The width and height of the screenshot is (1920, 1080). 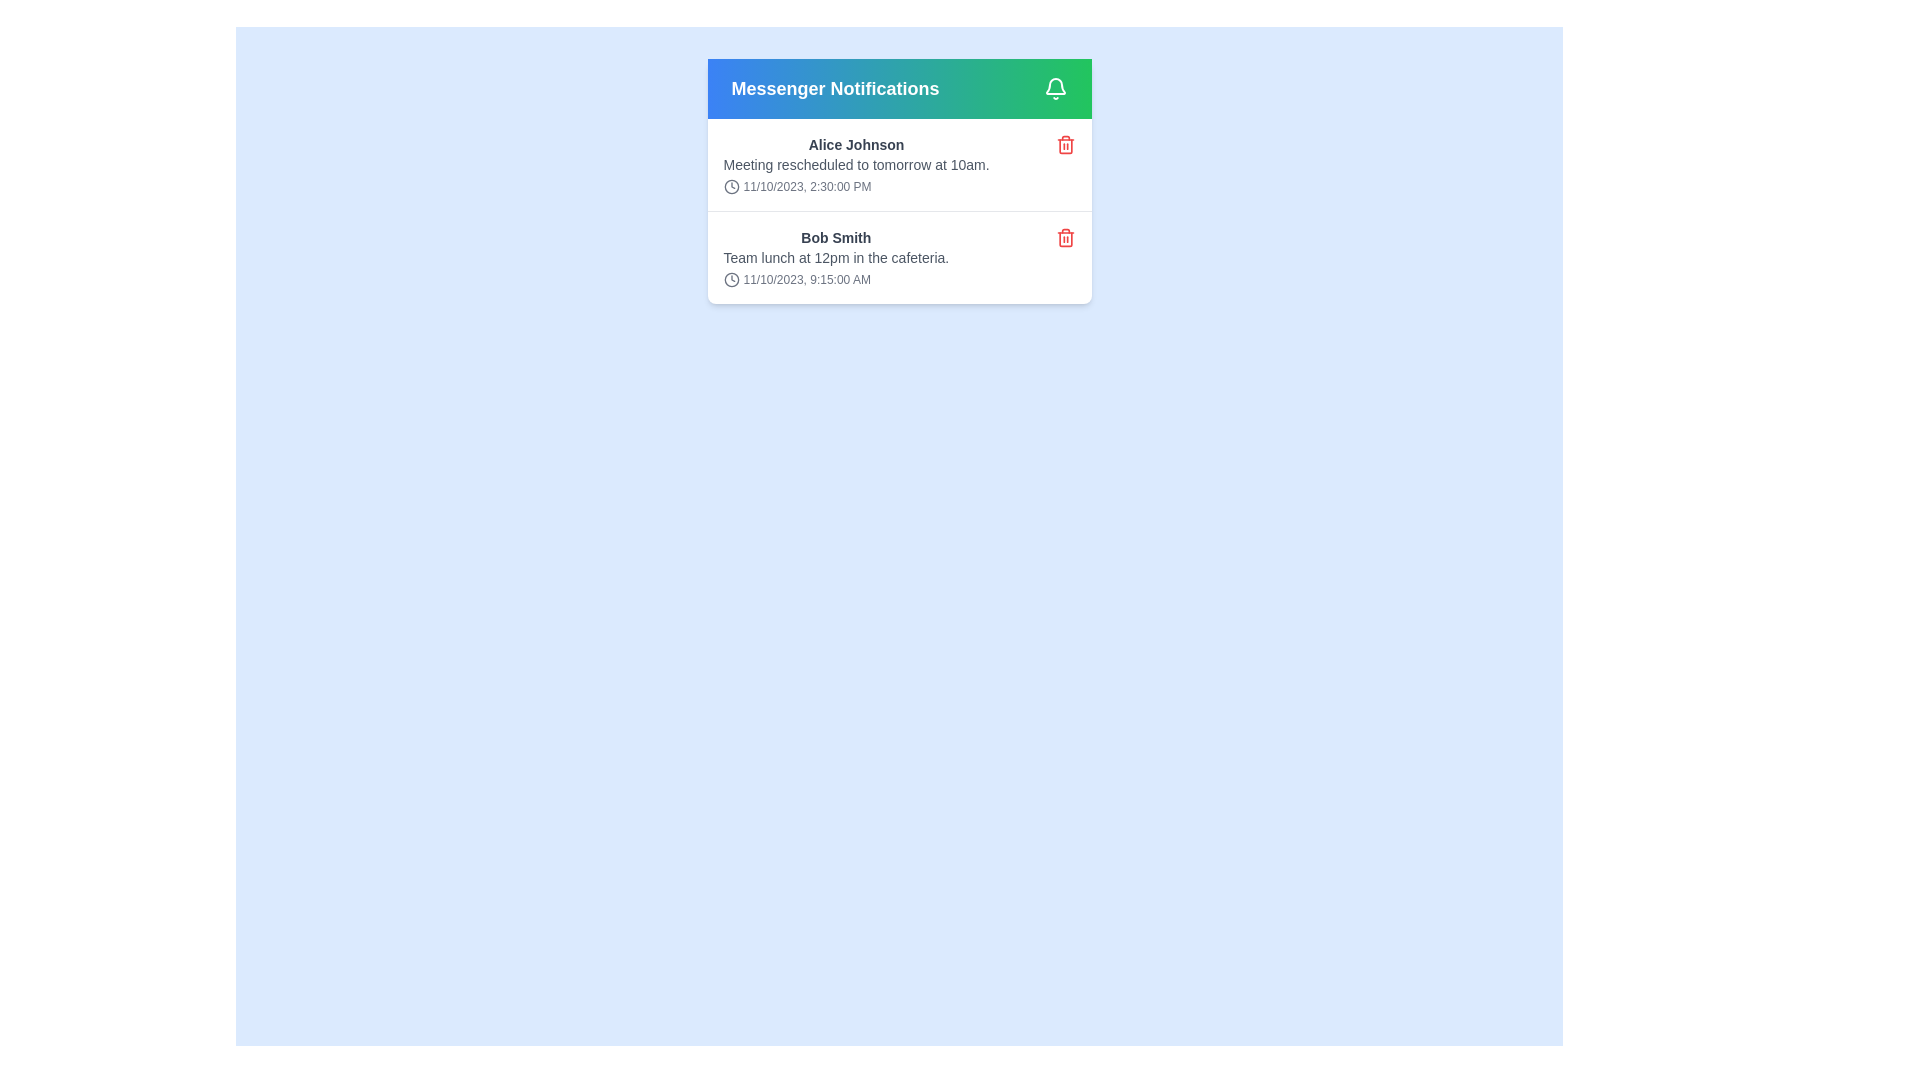 I want to click on the delete button for the notification about 'Bob Smith', which is represented by a small red trash can icon located on the right side of the notification, so click(x=1064, y=237).